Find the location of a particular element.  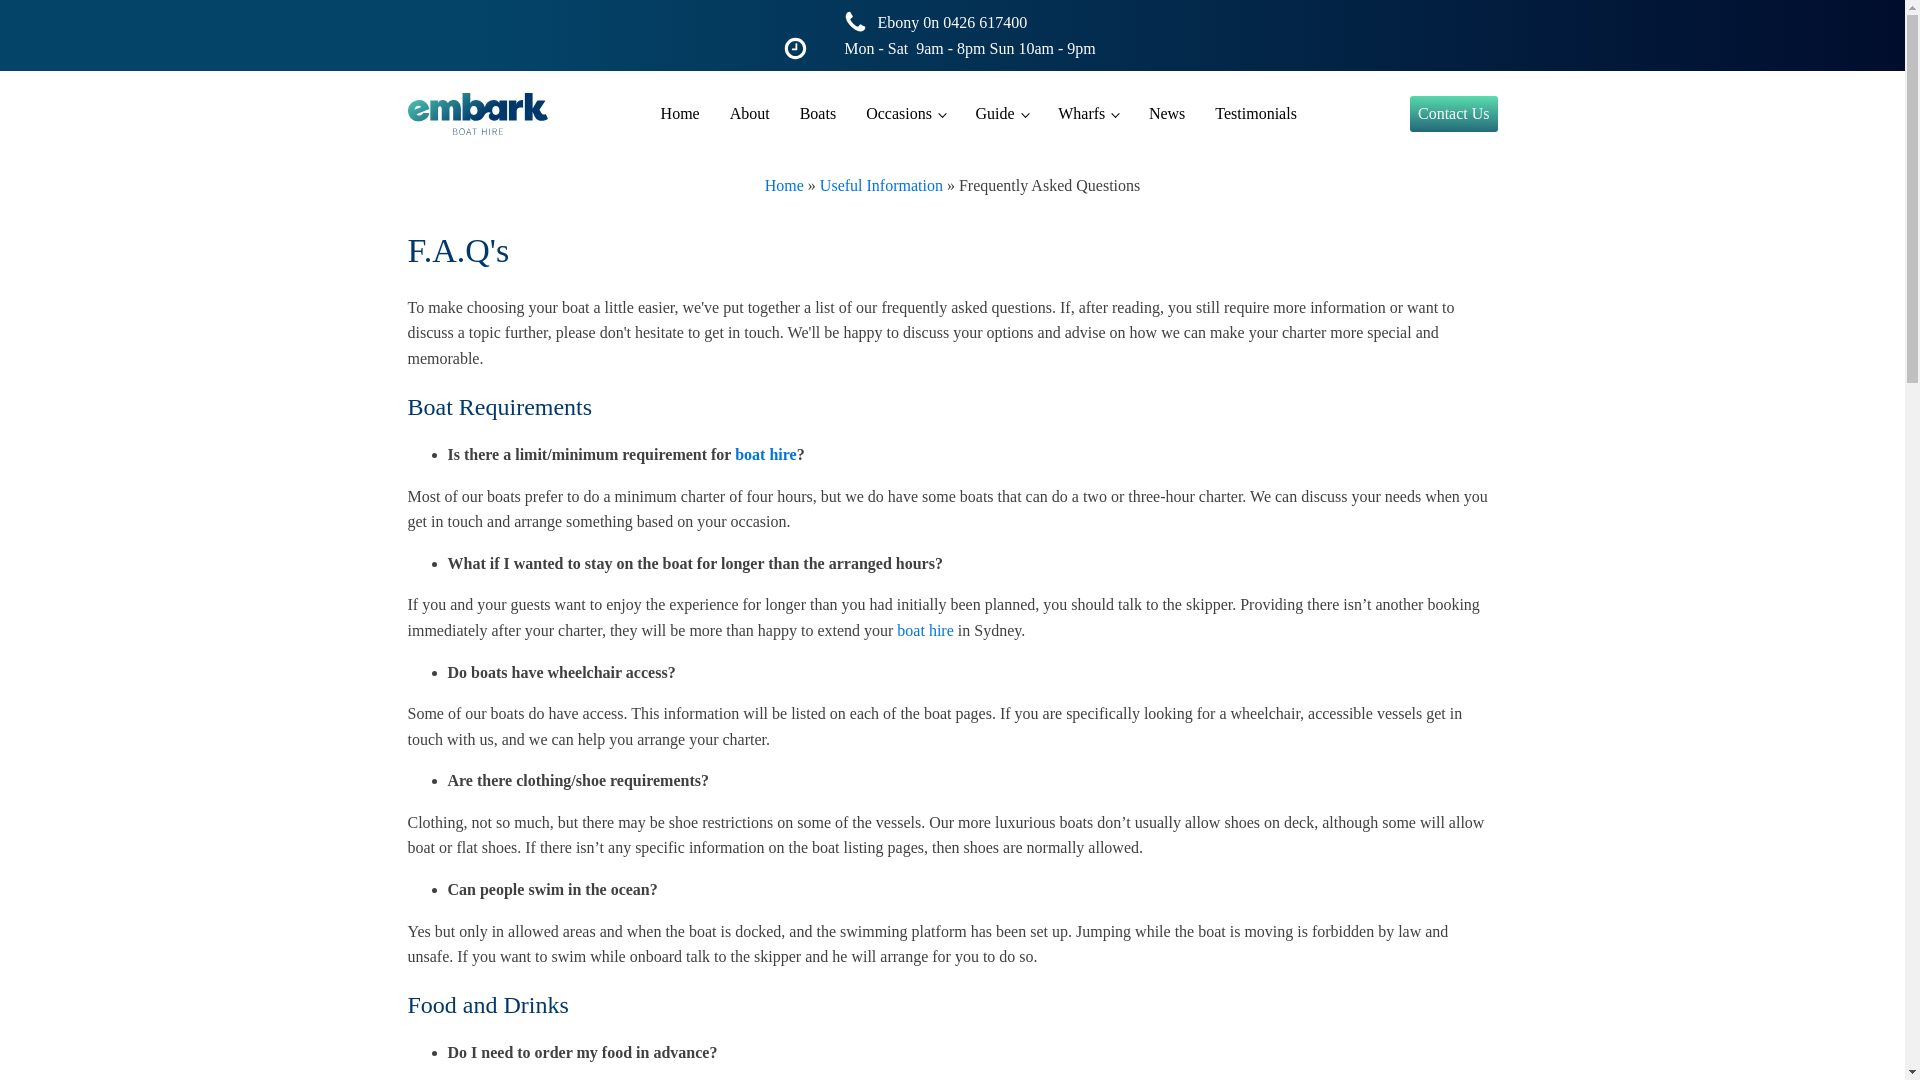

'Useful Information' is located at coordinates (880, 185).